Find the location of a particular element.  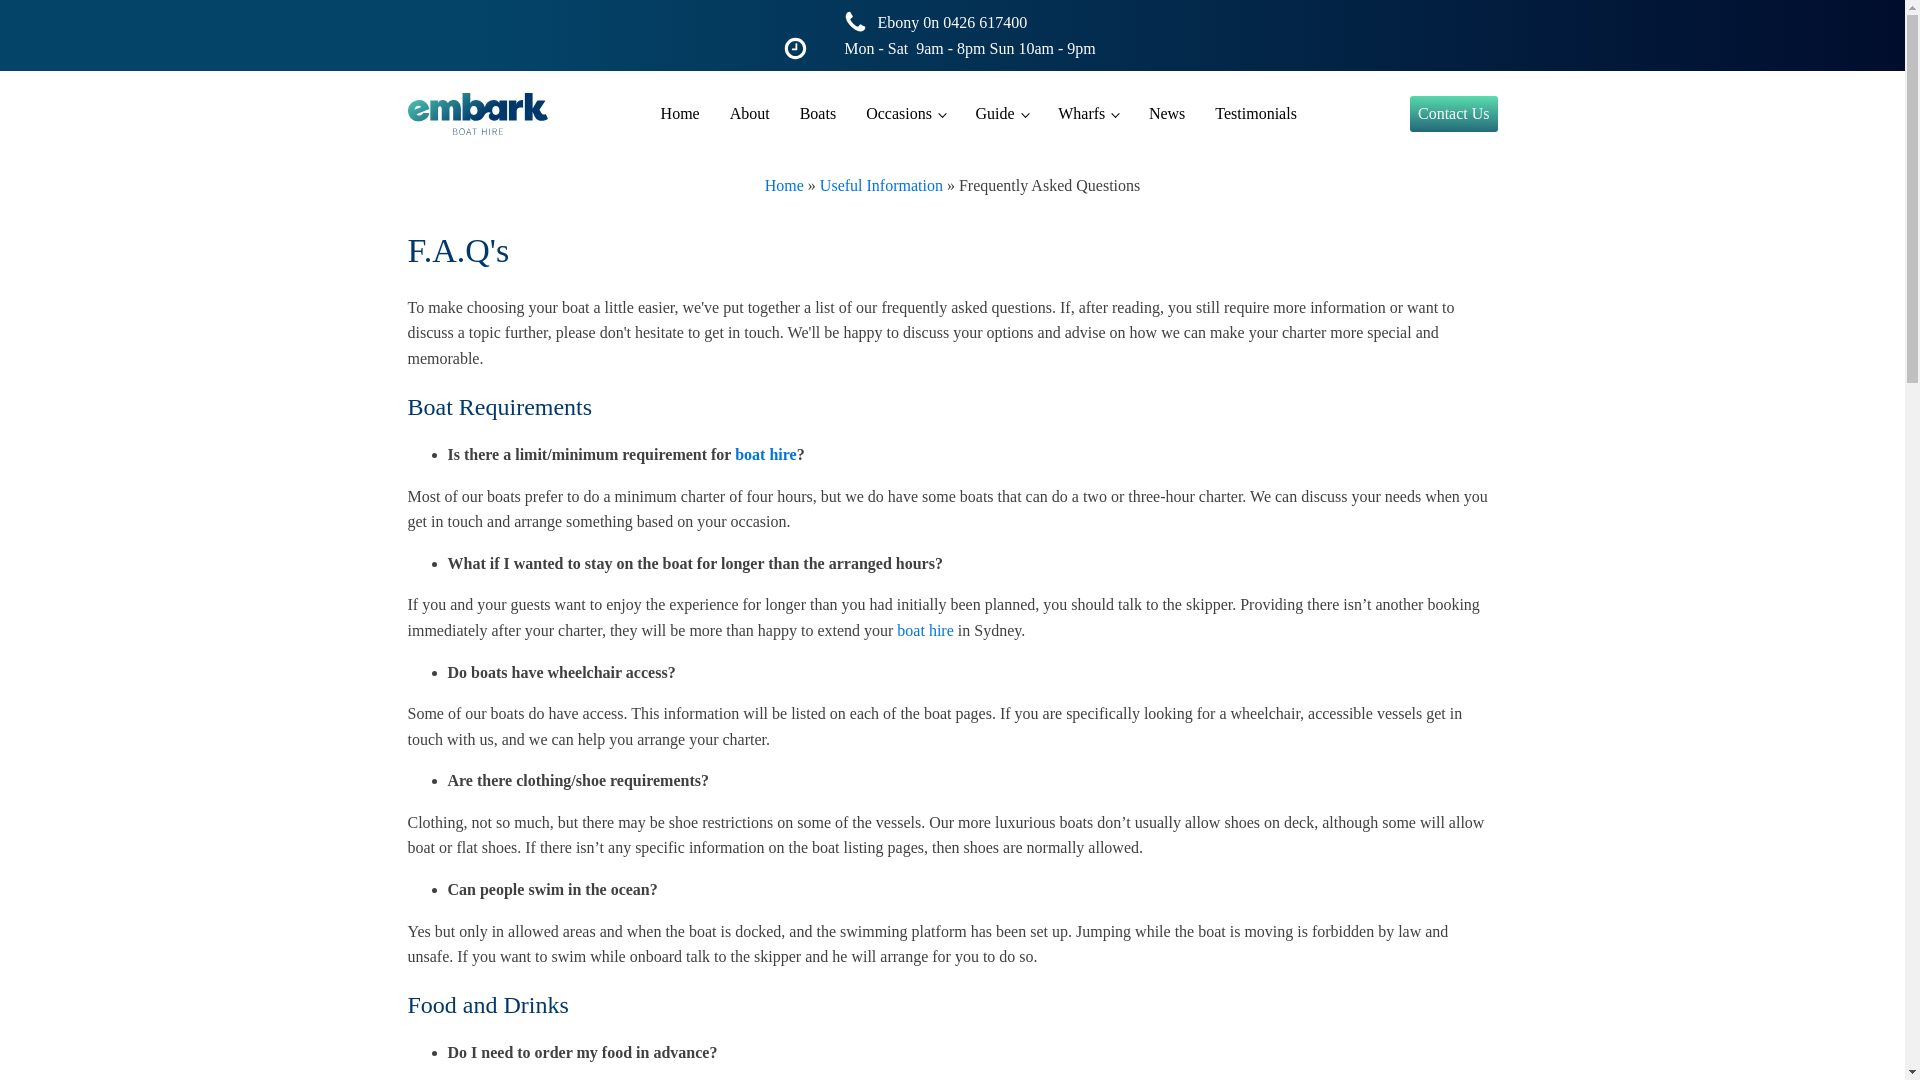

'Useful Information' is located at coordinates (880, 185).